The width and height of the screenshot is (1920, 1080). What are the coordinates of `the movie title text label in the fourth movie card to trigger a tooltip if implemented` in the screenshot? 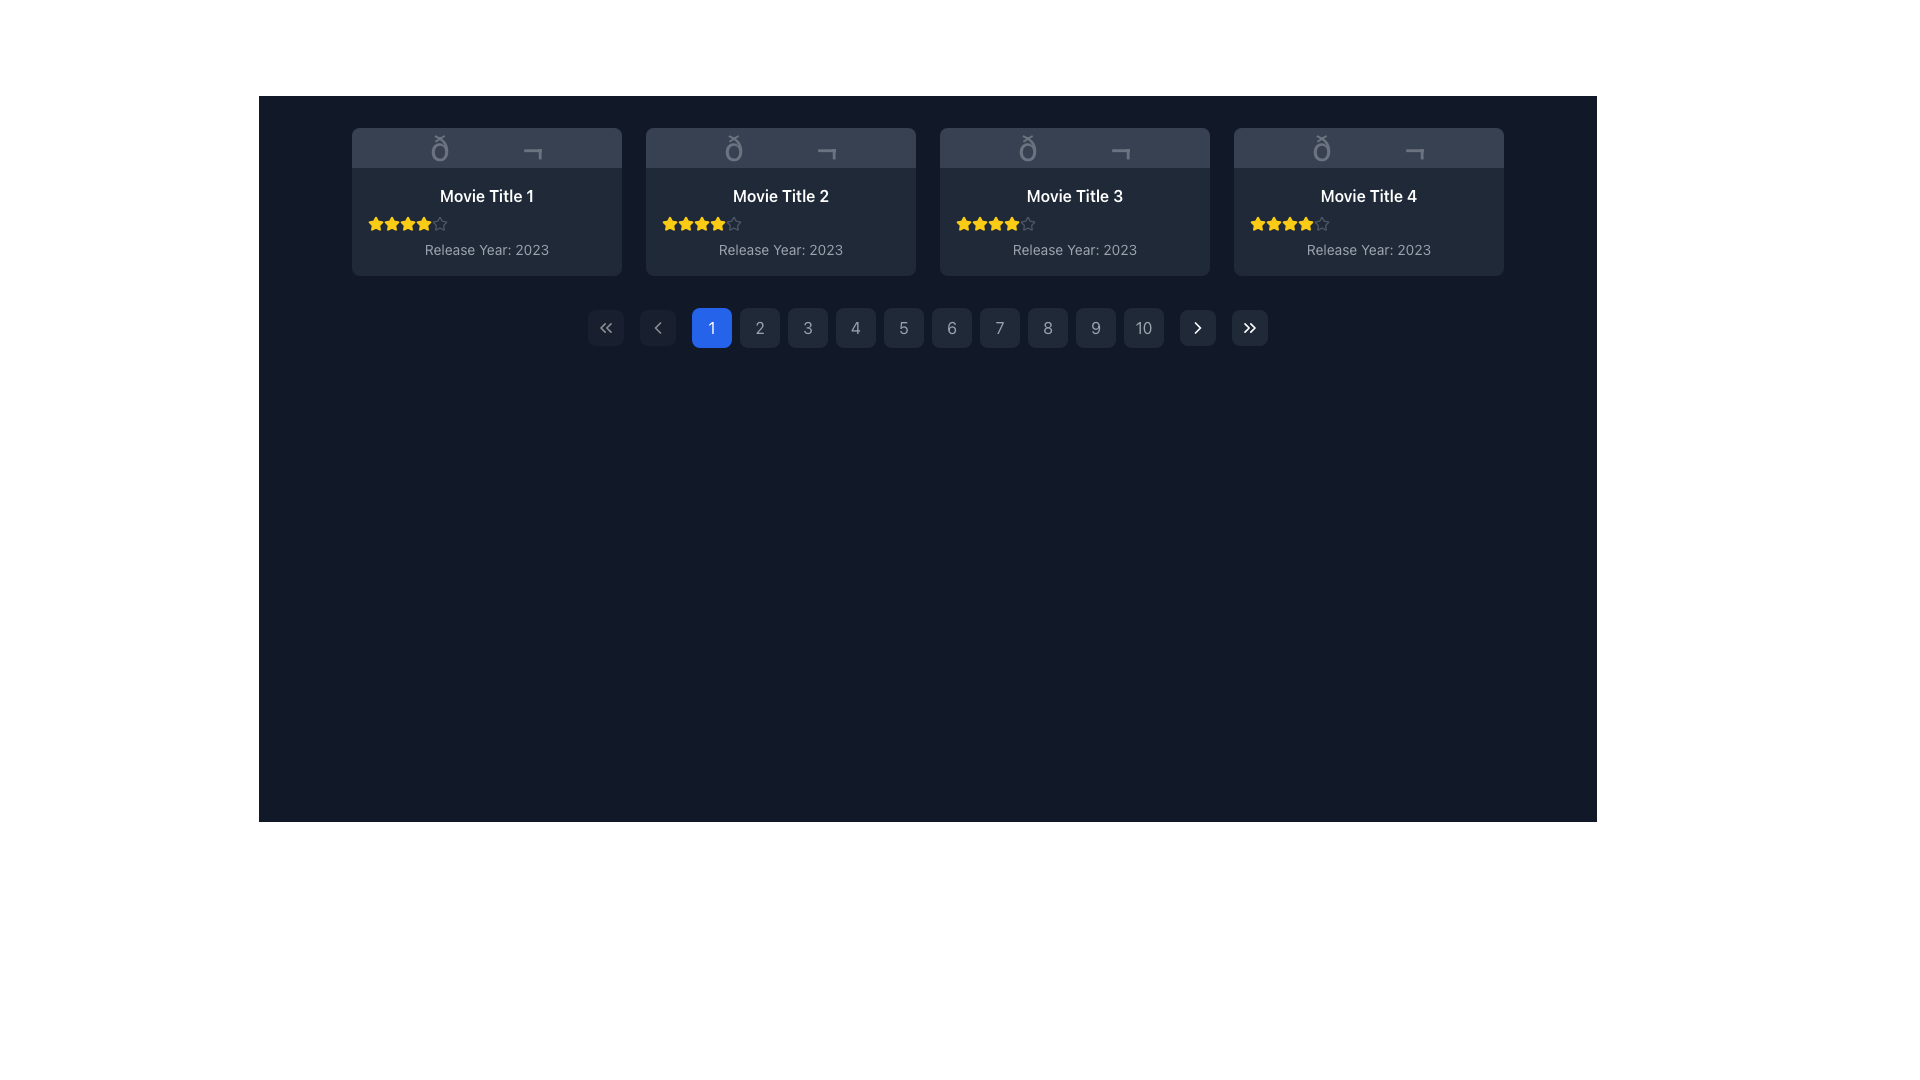 It's located at (1367, 196).